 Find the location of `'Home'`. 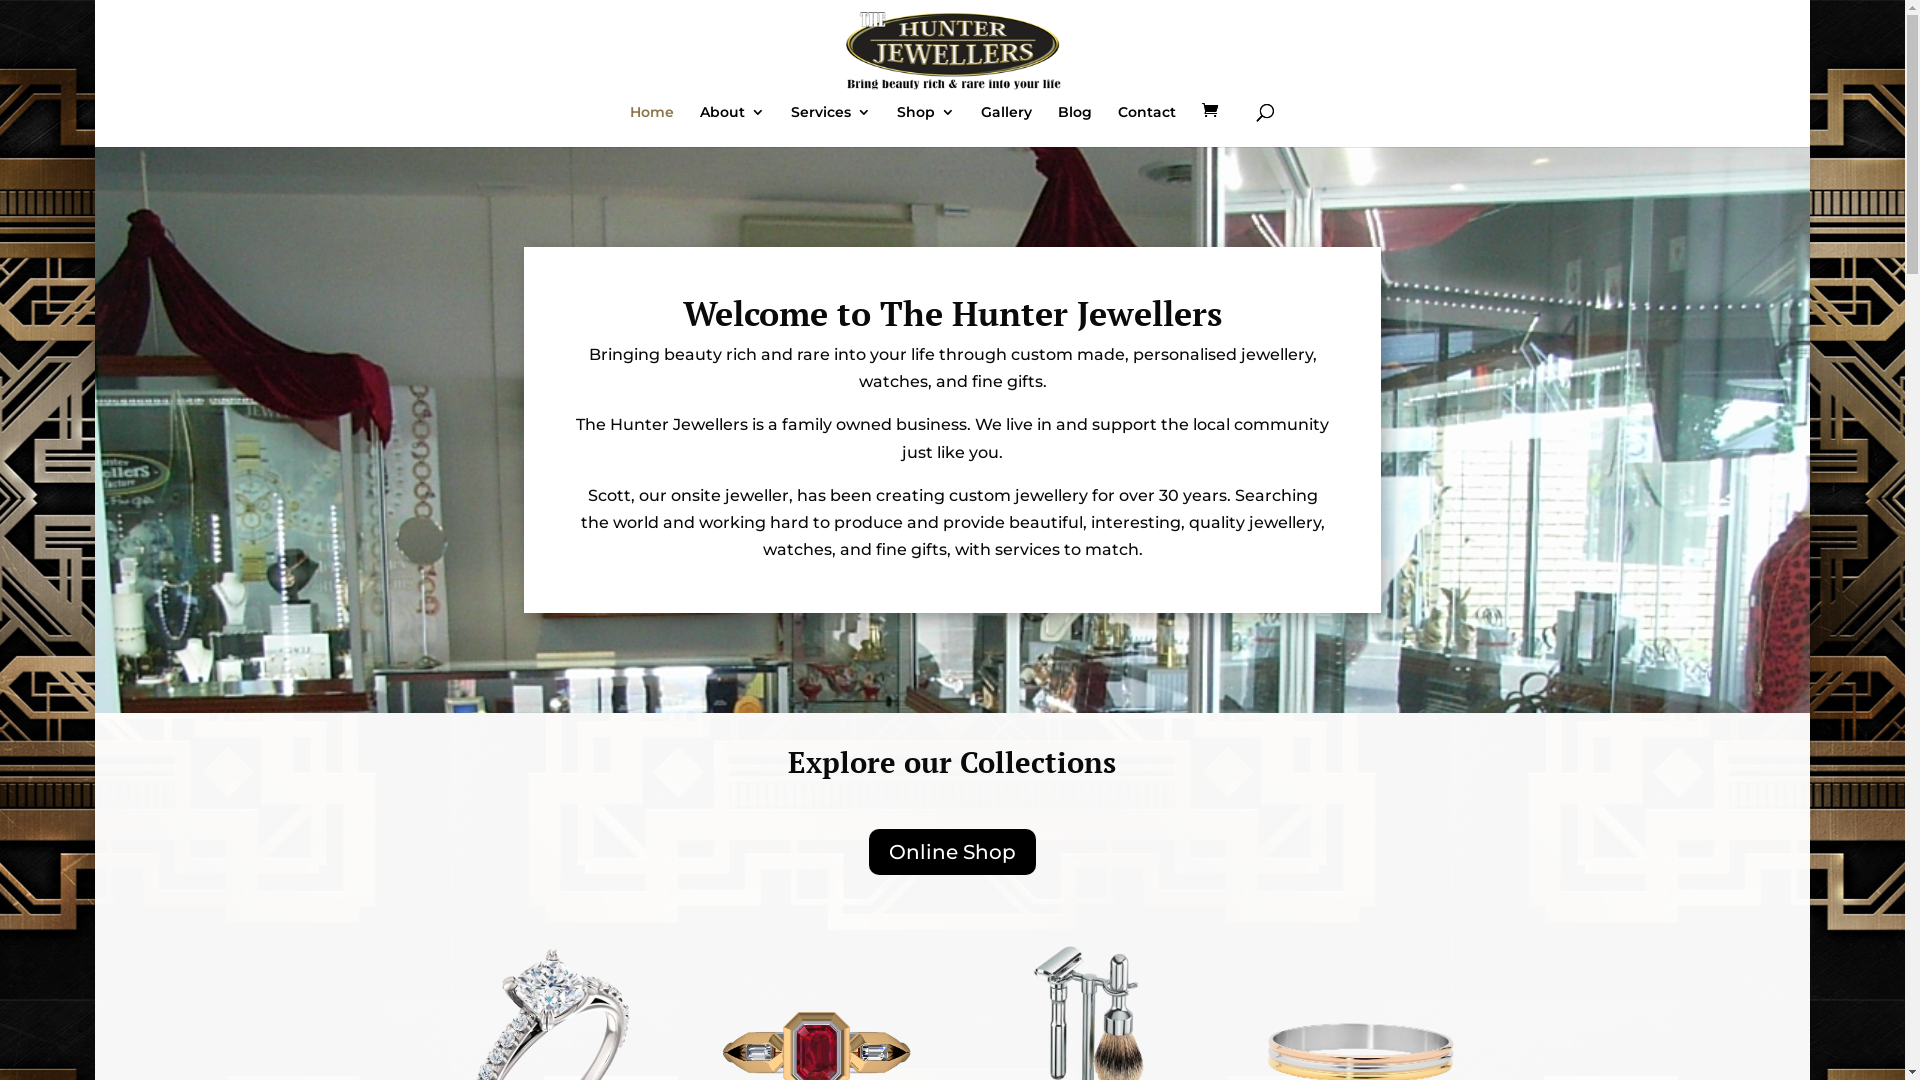

'Home' is located at coordinates (652, 126).